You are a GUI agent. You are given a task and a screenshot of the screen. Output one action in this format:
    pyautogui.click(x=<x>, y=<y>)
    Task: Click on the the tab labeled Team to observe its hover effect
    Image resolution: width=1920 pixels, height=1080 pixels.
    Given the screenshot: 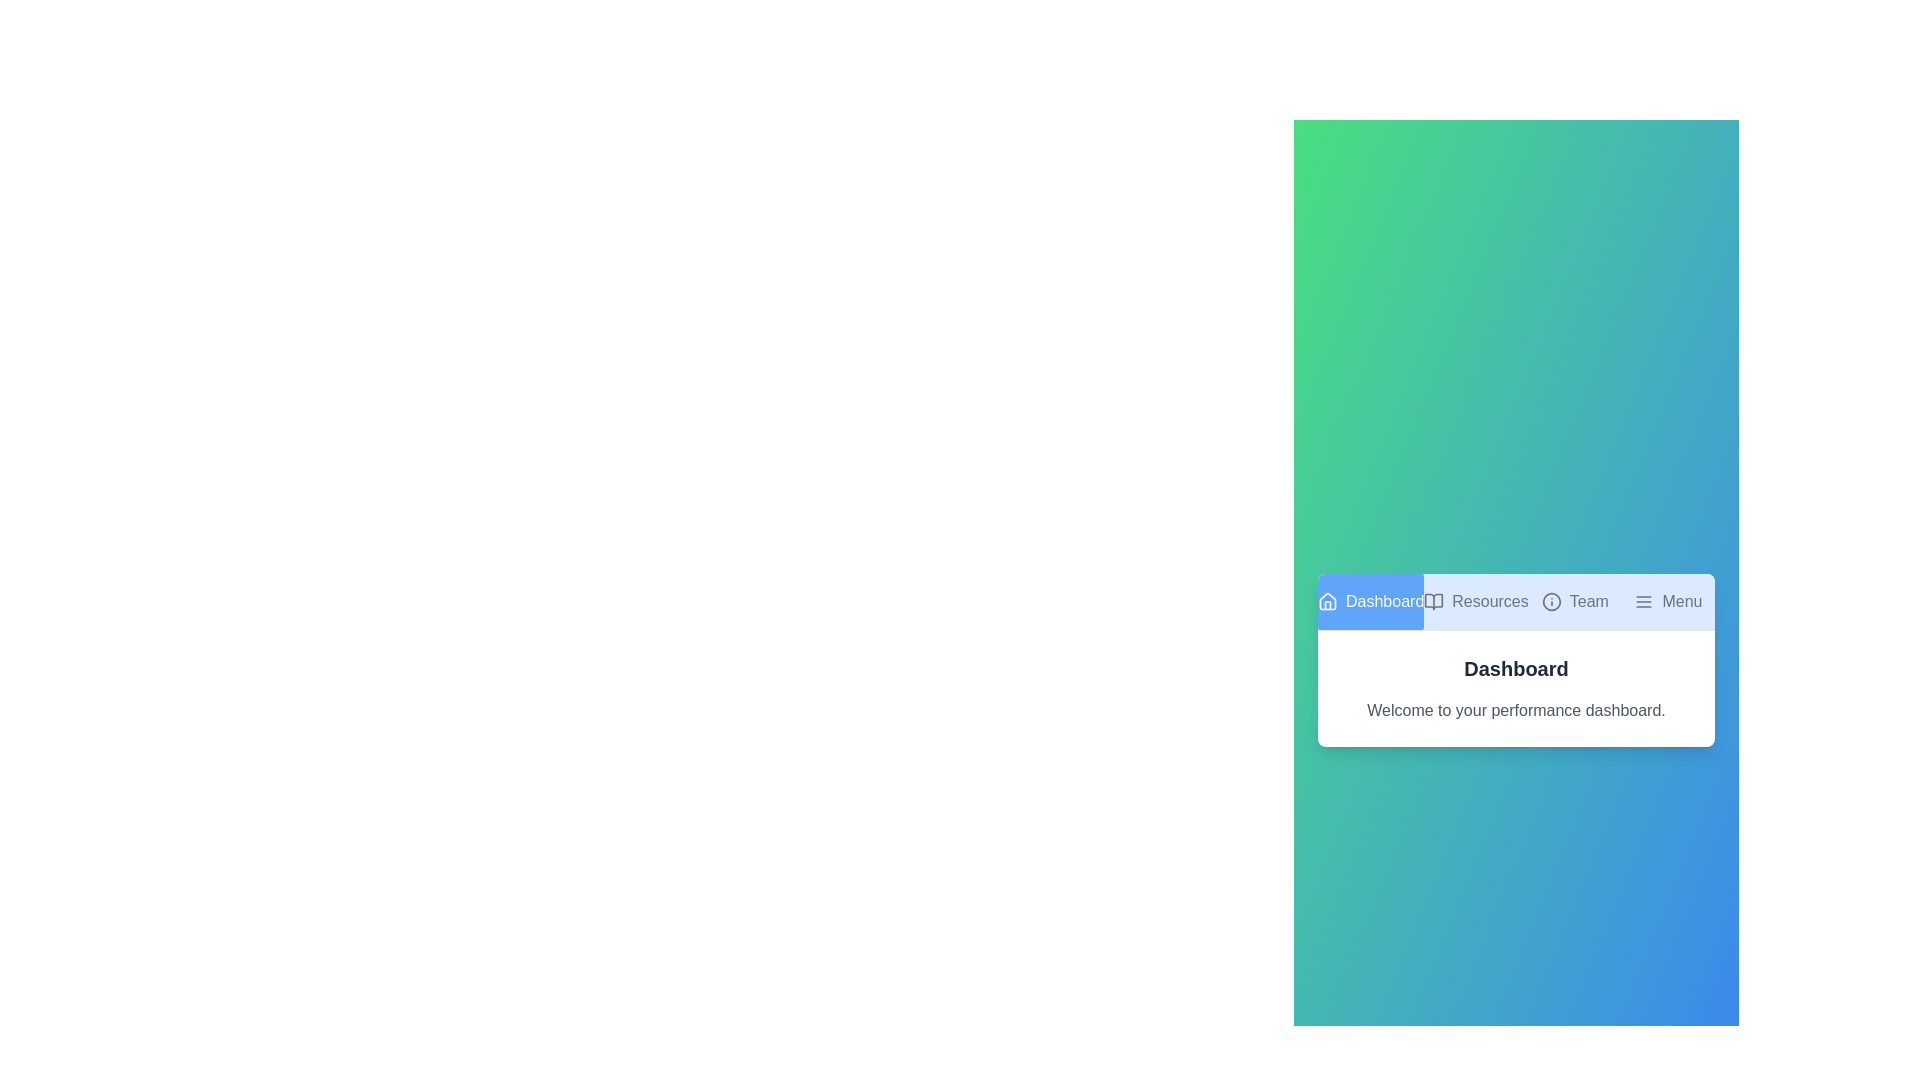 What is the action you would take?
    pyautogui.click(x=1574, y=600)
    